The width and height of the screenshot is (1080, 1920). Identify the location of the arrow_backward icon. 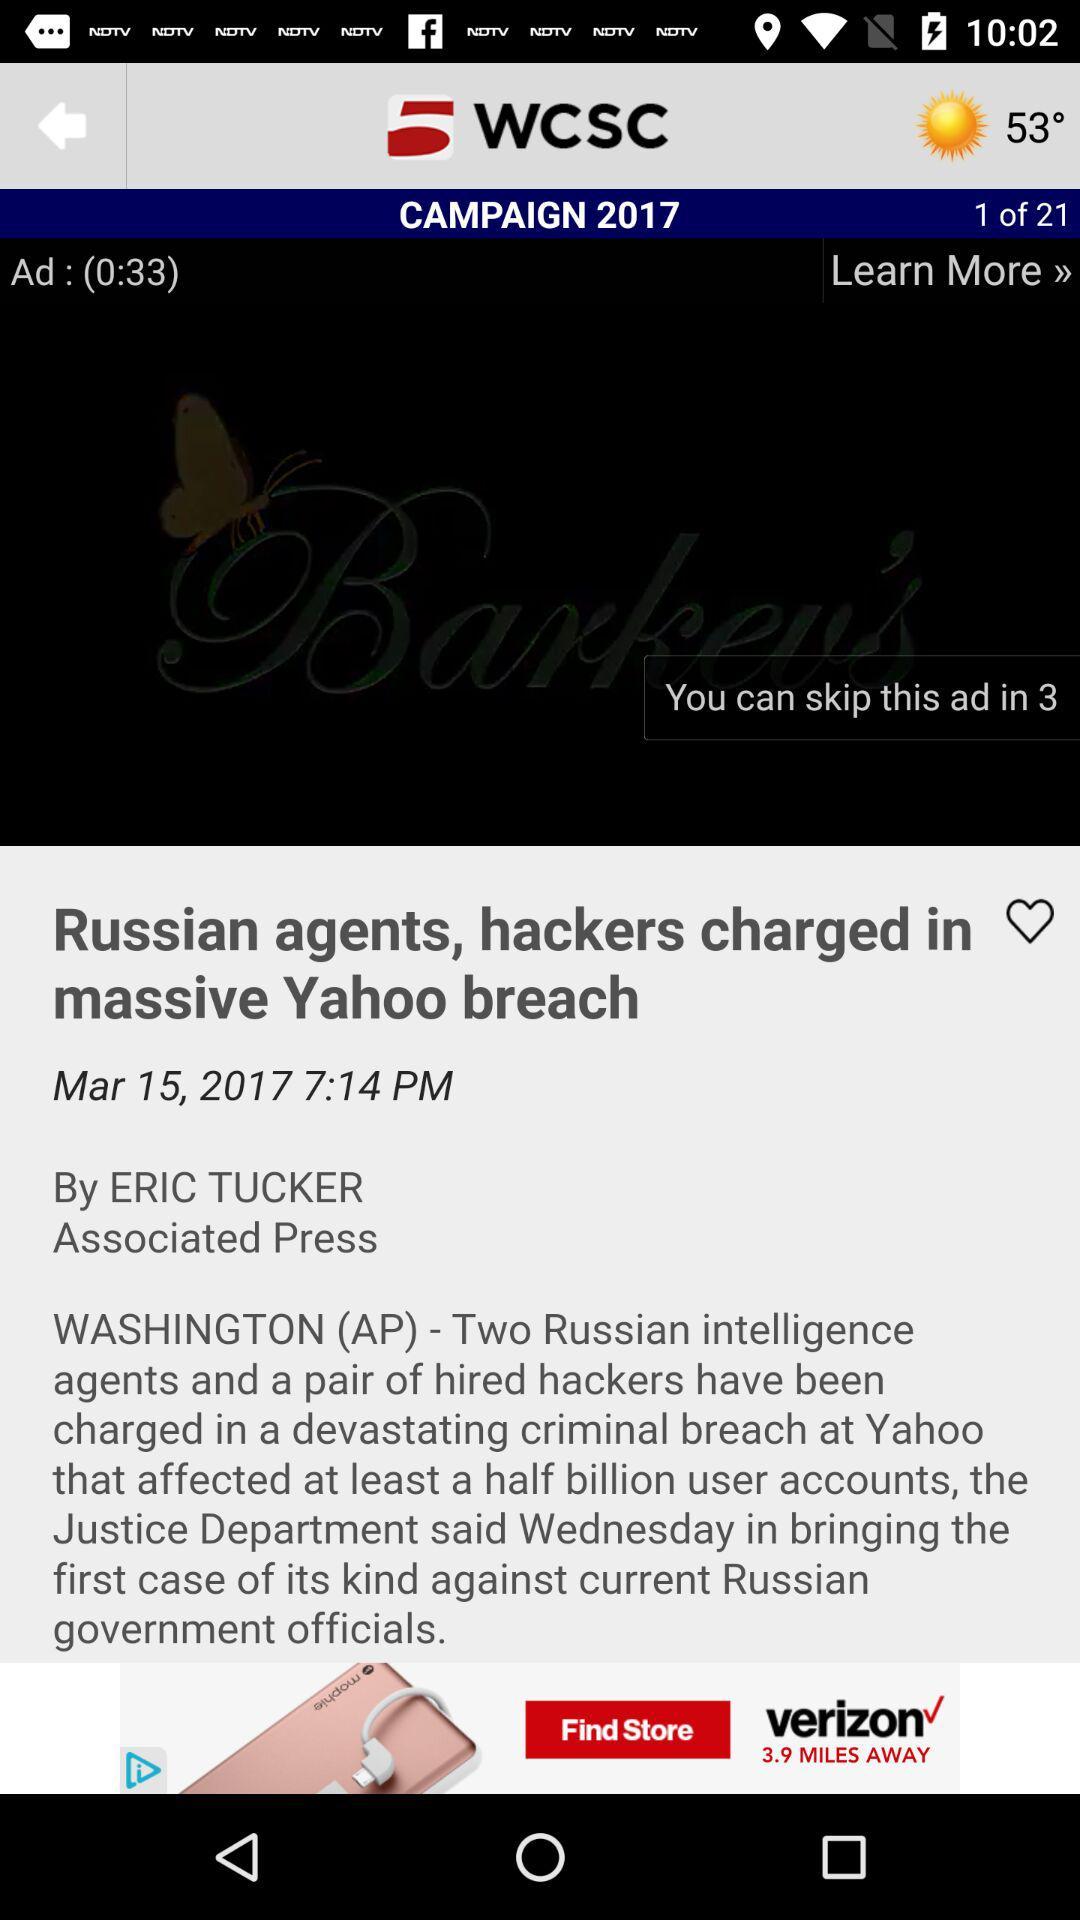
(61, 124).